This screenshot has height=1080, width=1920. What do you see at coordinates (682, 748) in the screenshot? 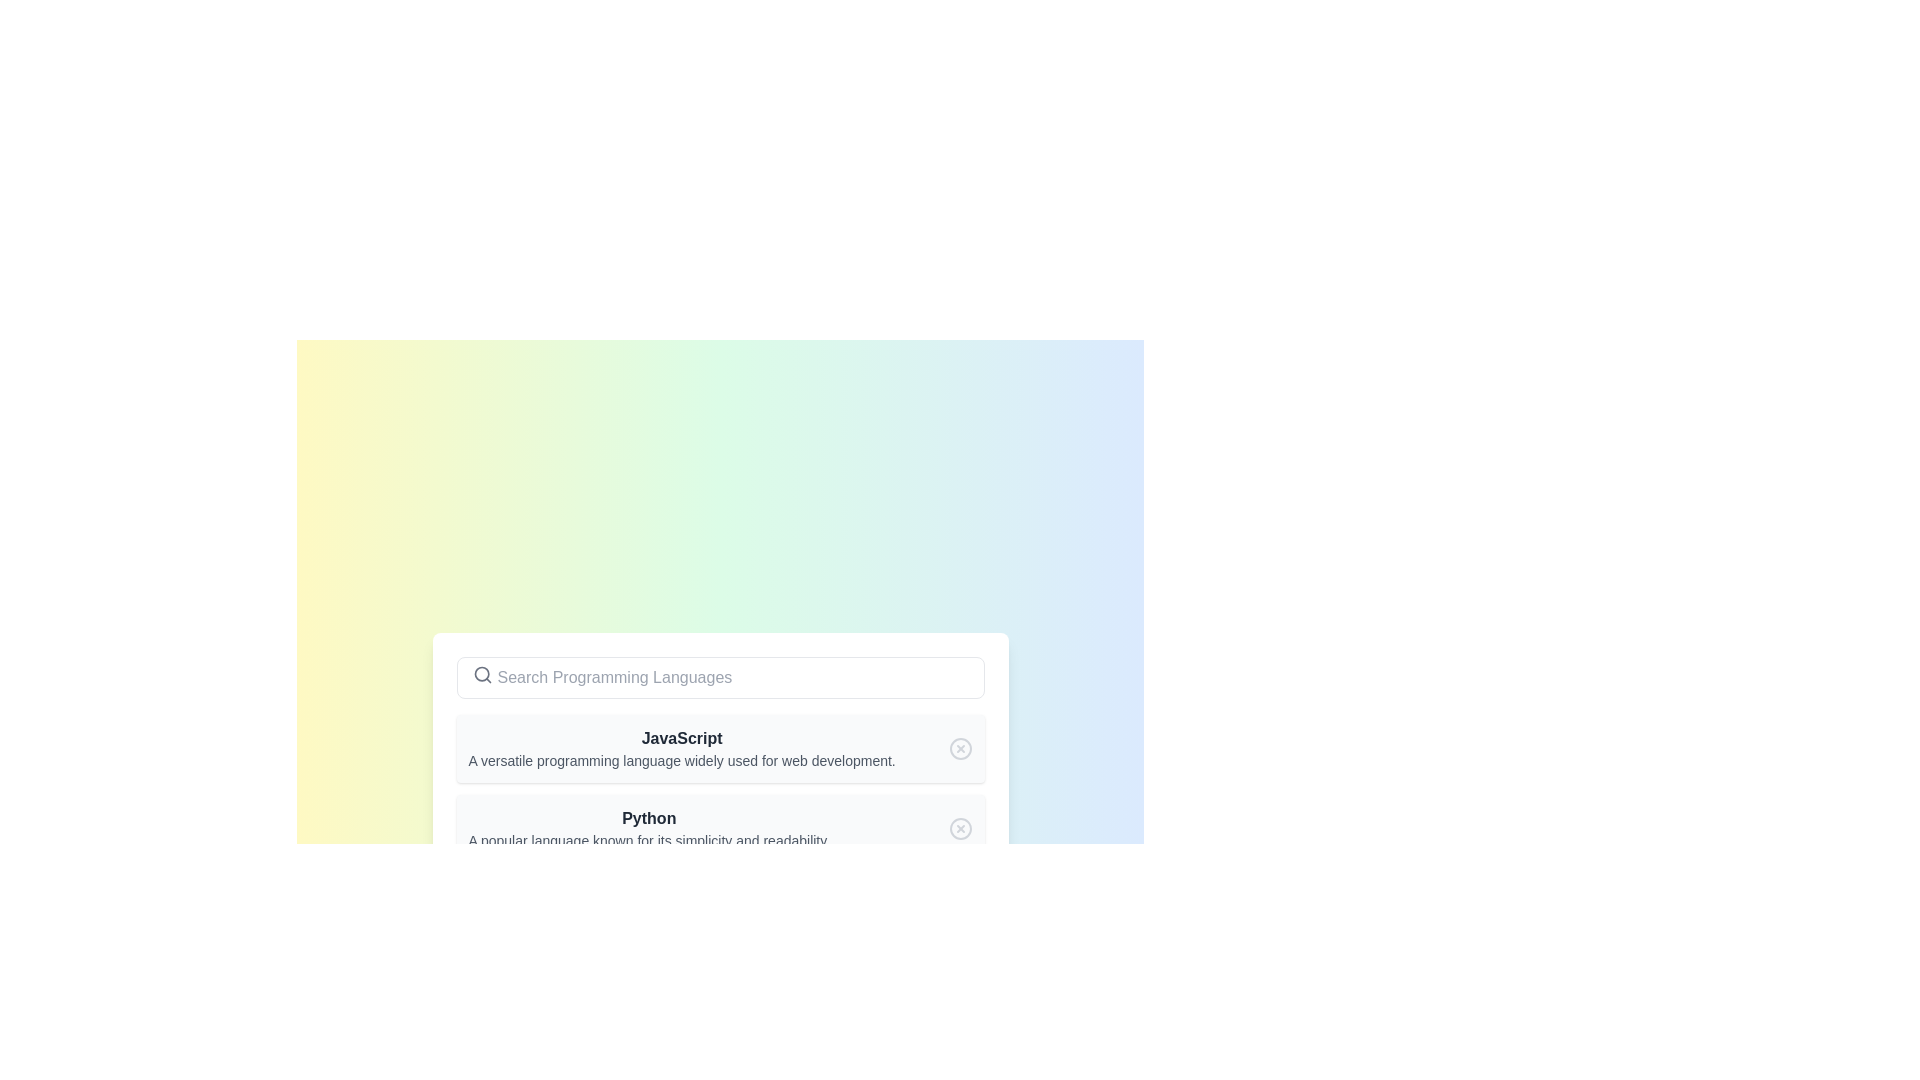
I see `the text block element that displays 'JavaScript' in a bold font with a description below it` at bounding box center [682, 748].